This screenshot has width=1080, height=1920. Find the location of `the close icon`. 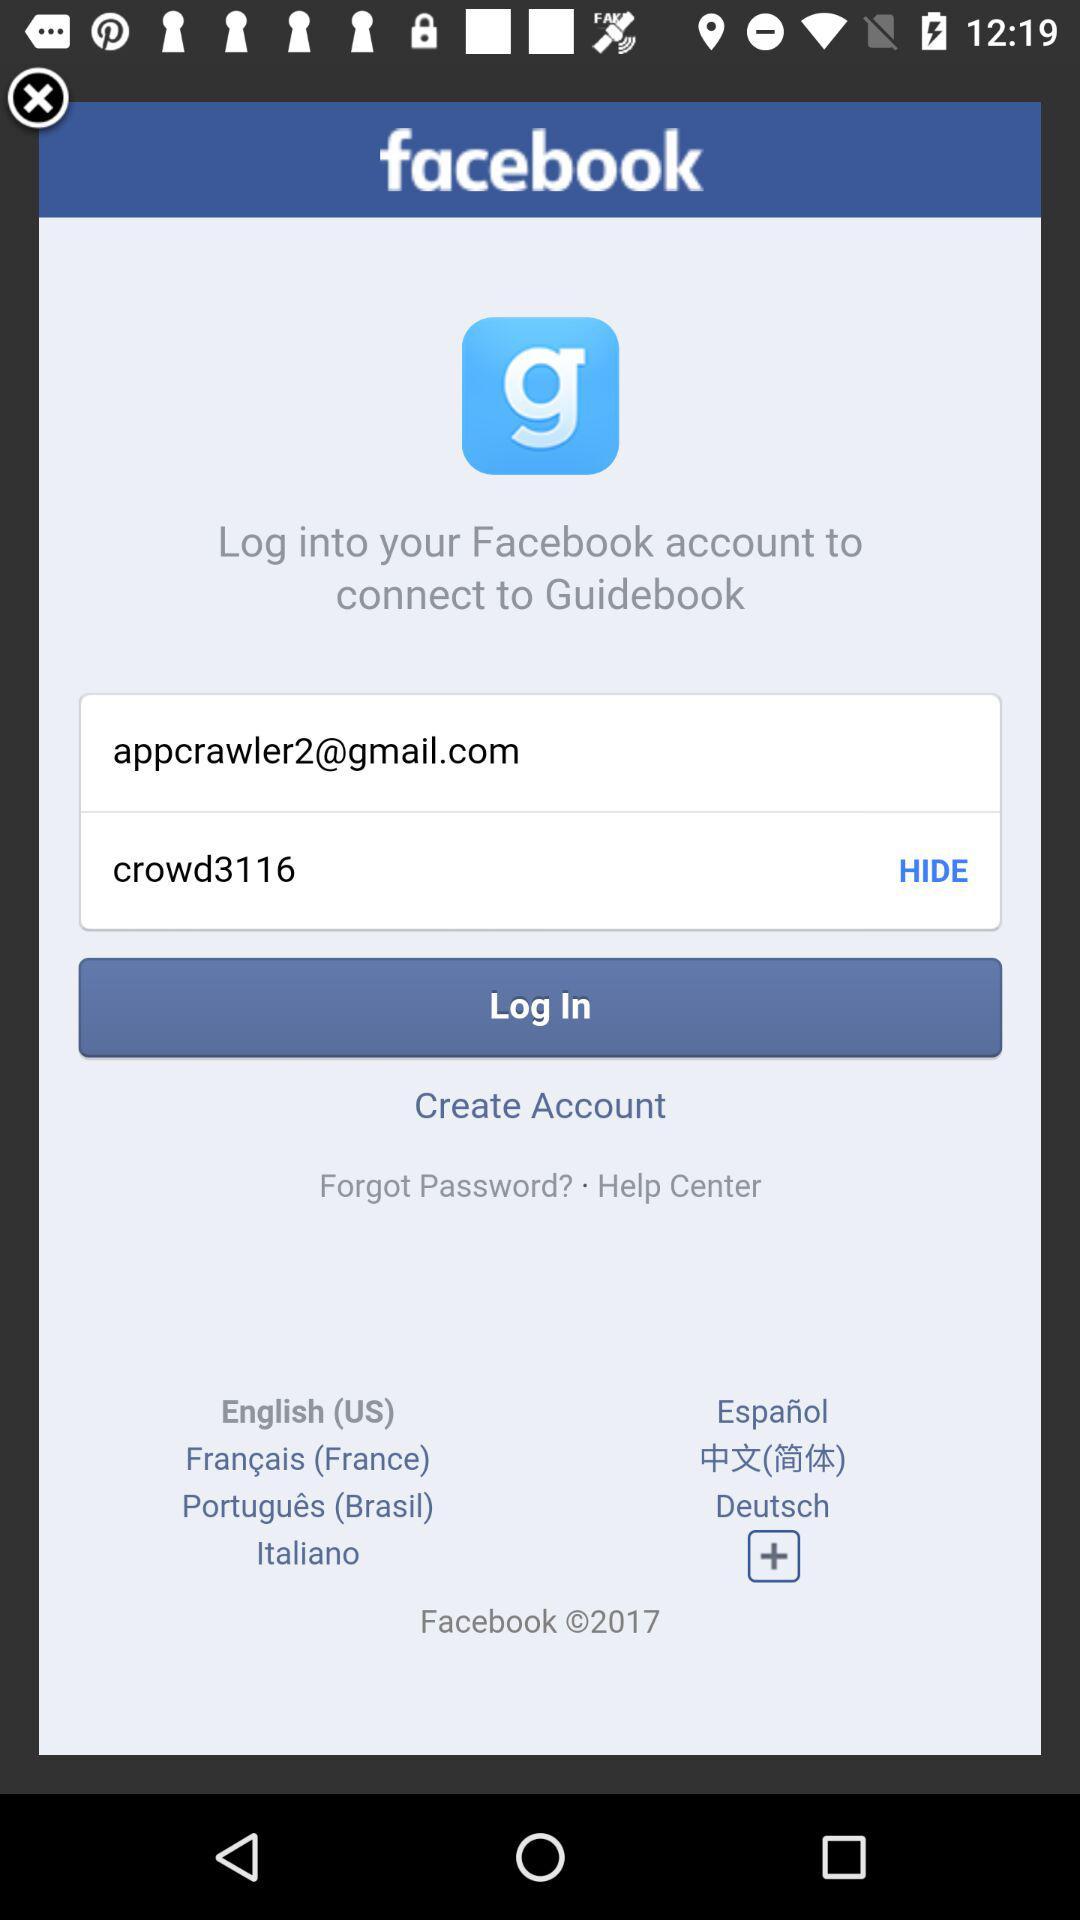

the close icon is located at coordinates (38, 107).